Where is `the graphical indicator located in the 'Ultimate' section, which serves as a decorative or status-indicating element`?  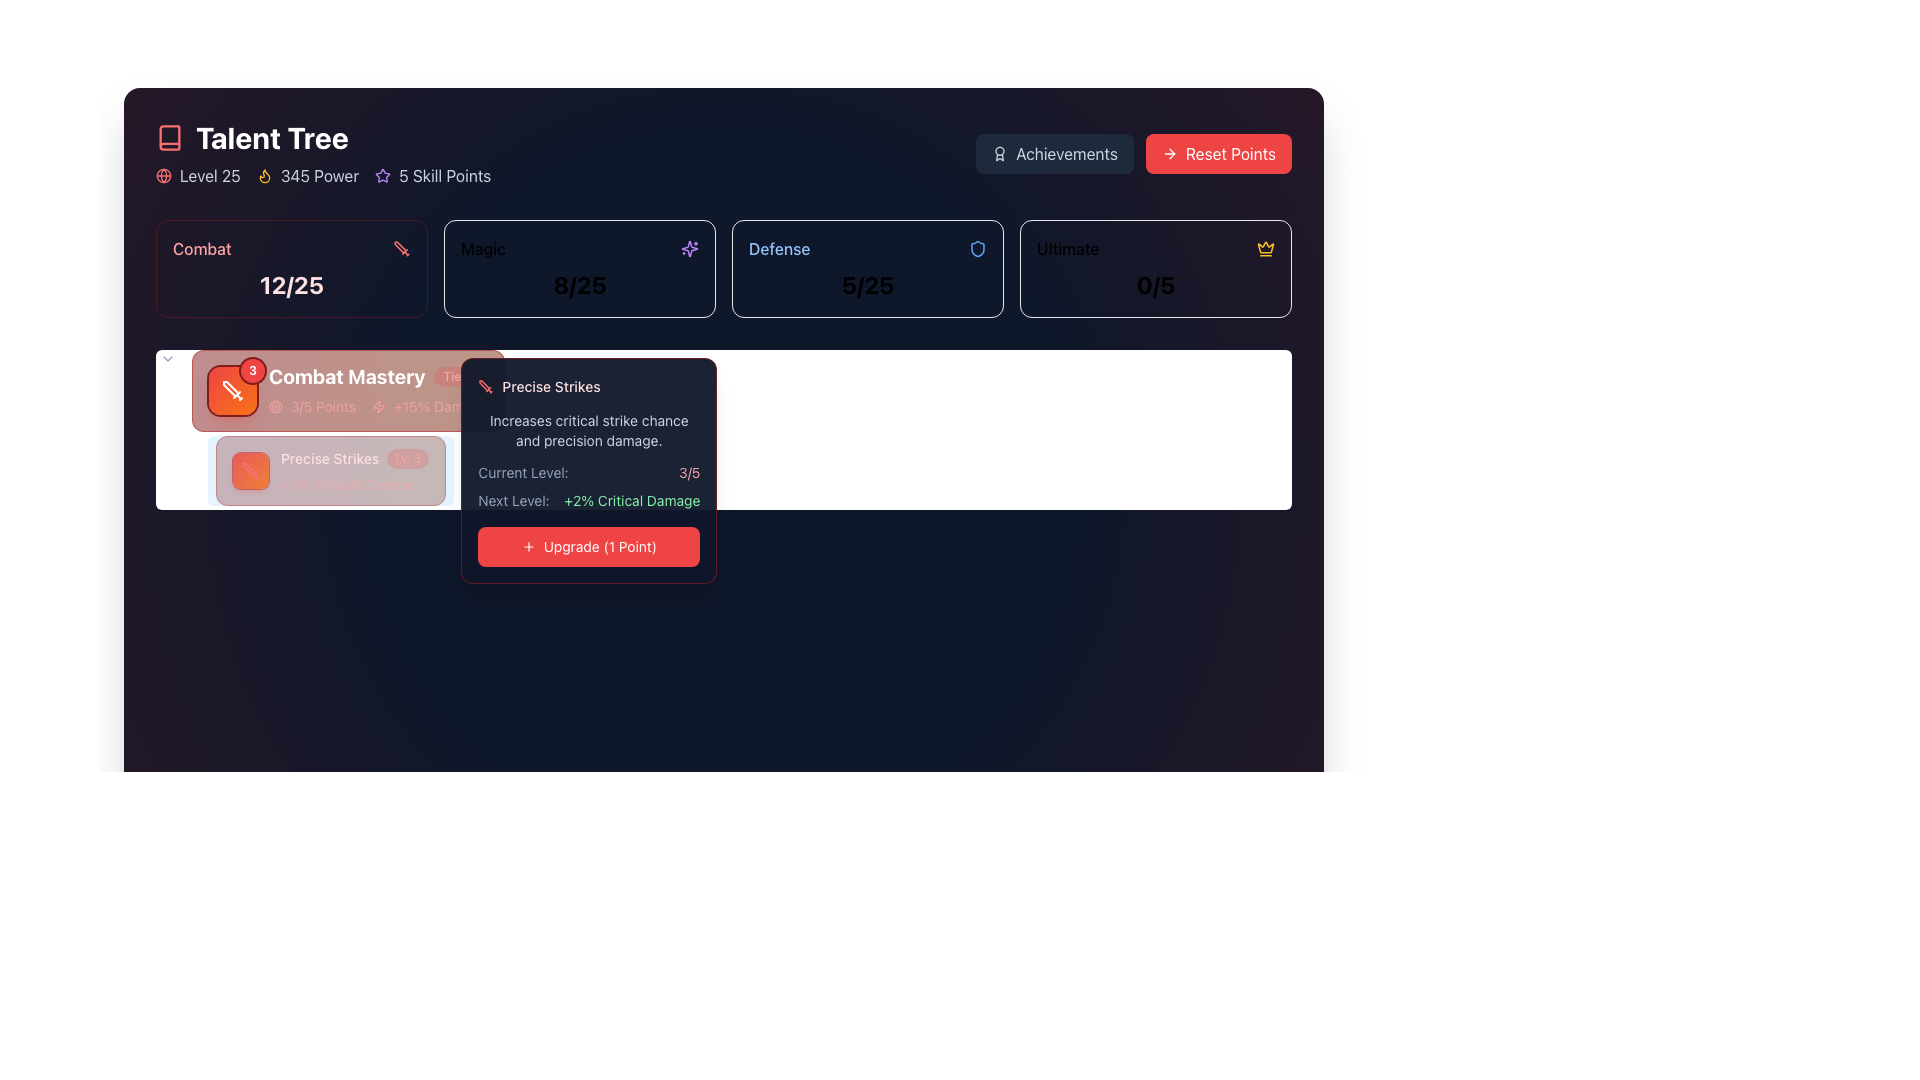 the graphical indicator located in the 'Ultimate' section, which serves as a decorative or status-indicating element is located at coordinates (1204, 319).